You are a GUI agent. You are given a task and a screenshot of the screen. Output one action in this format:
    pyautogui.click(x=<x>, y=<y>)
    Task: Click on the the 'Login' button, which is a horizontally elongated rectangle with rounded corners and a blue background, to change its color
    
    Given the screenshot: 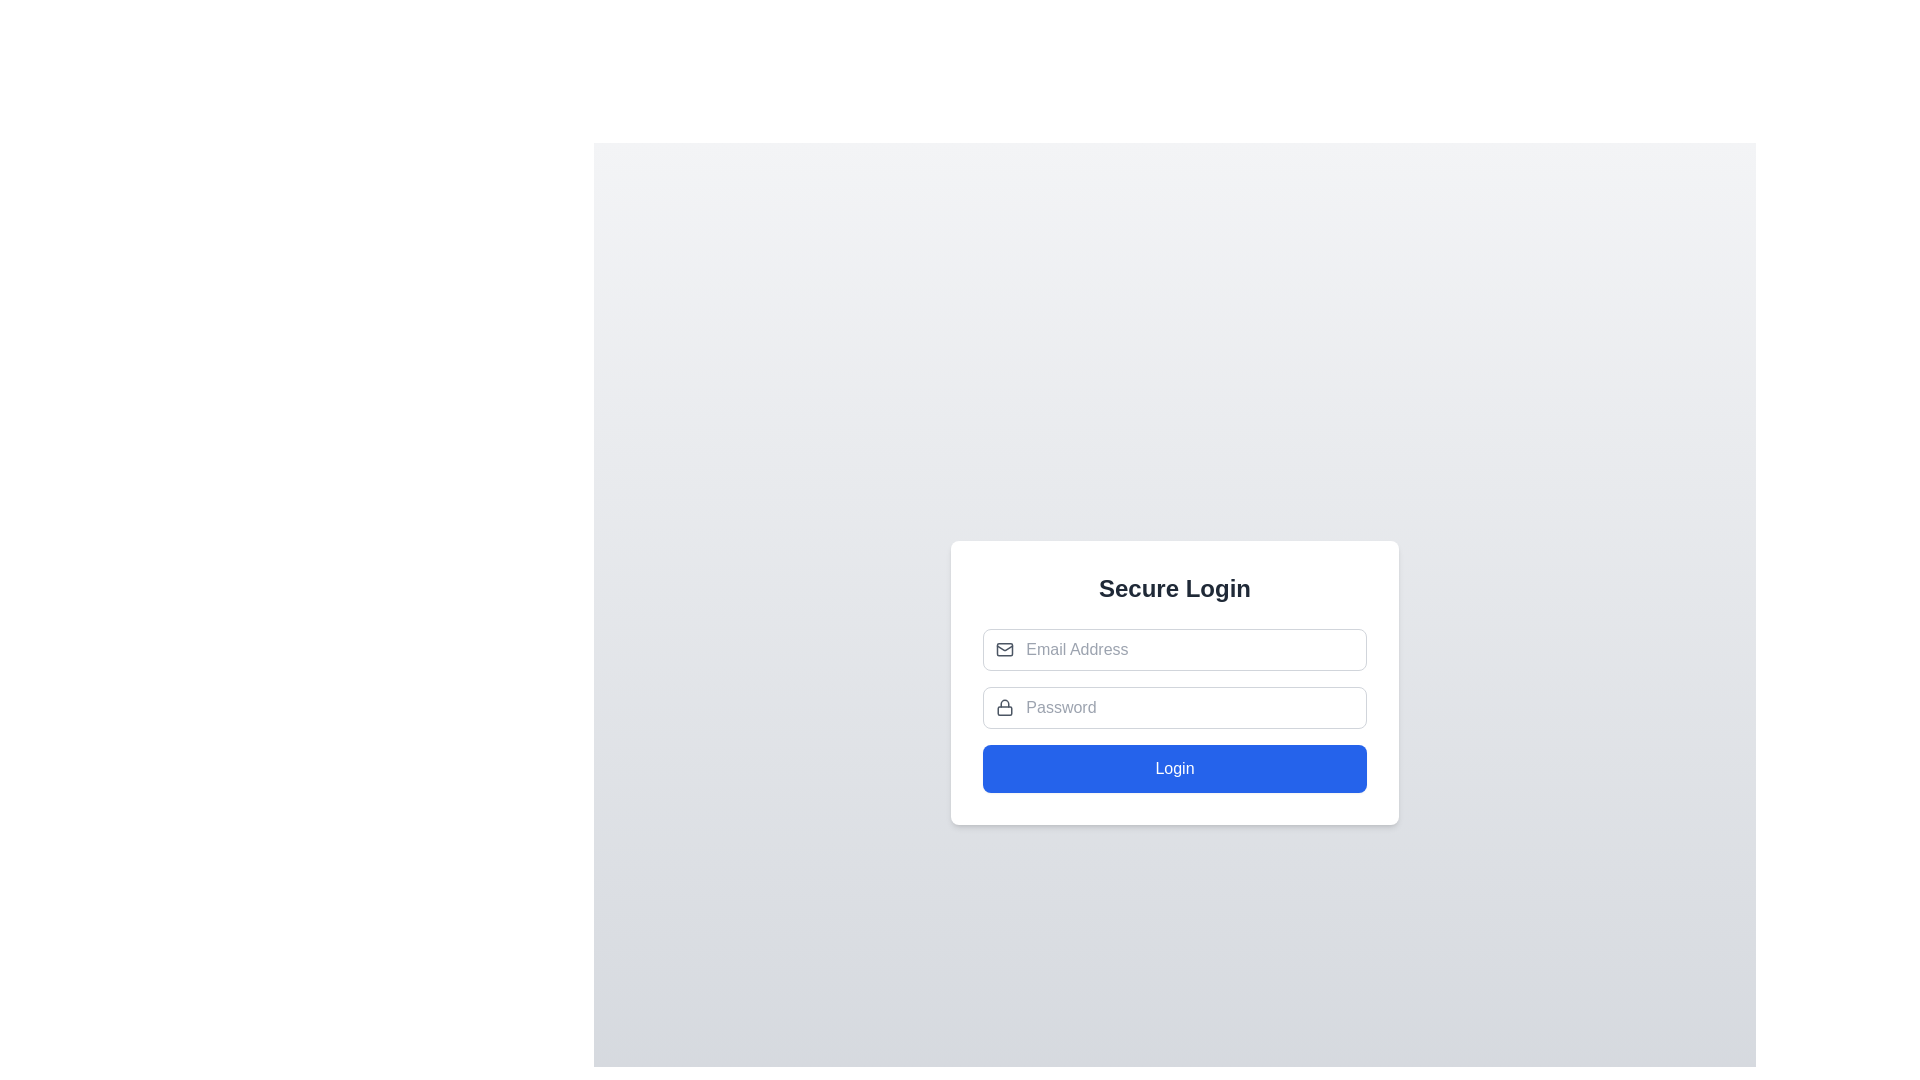 What is the action you would take?
    pyautogui.click(x=1175, y=767)
    